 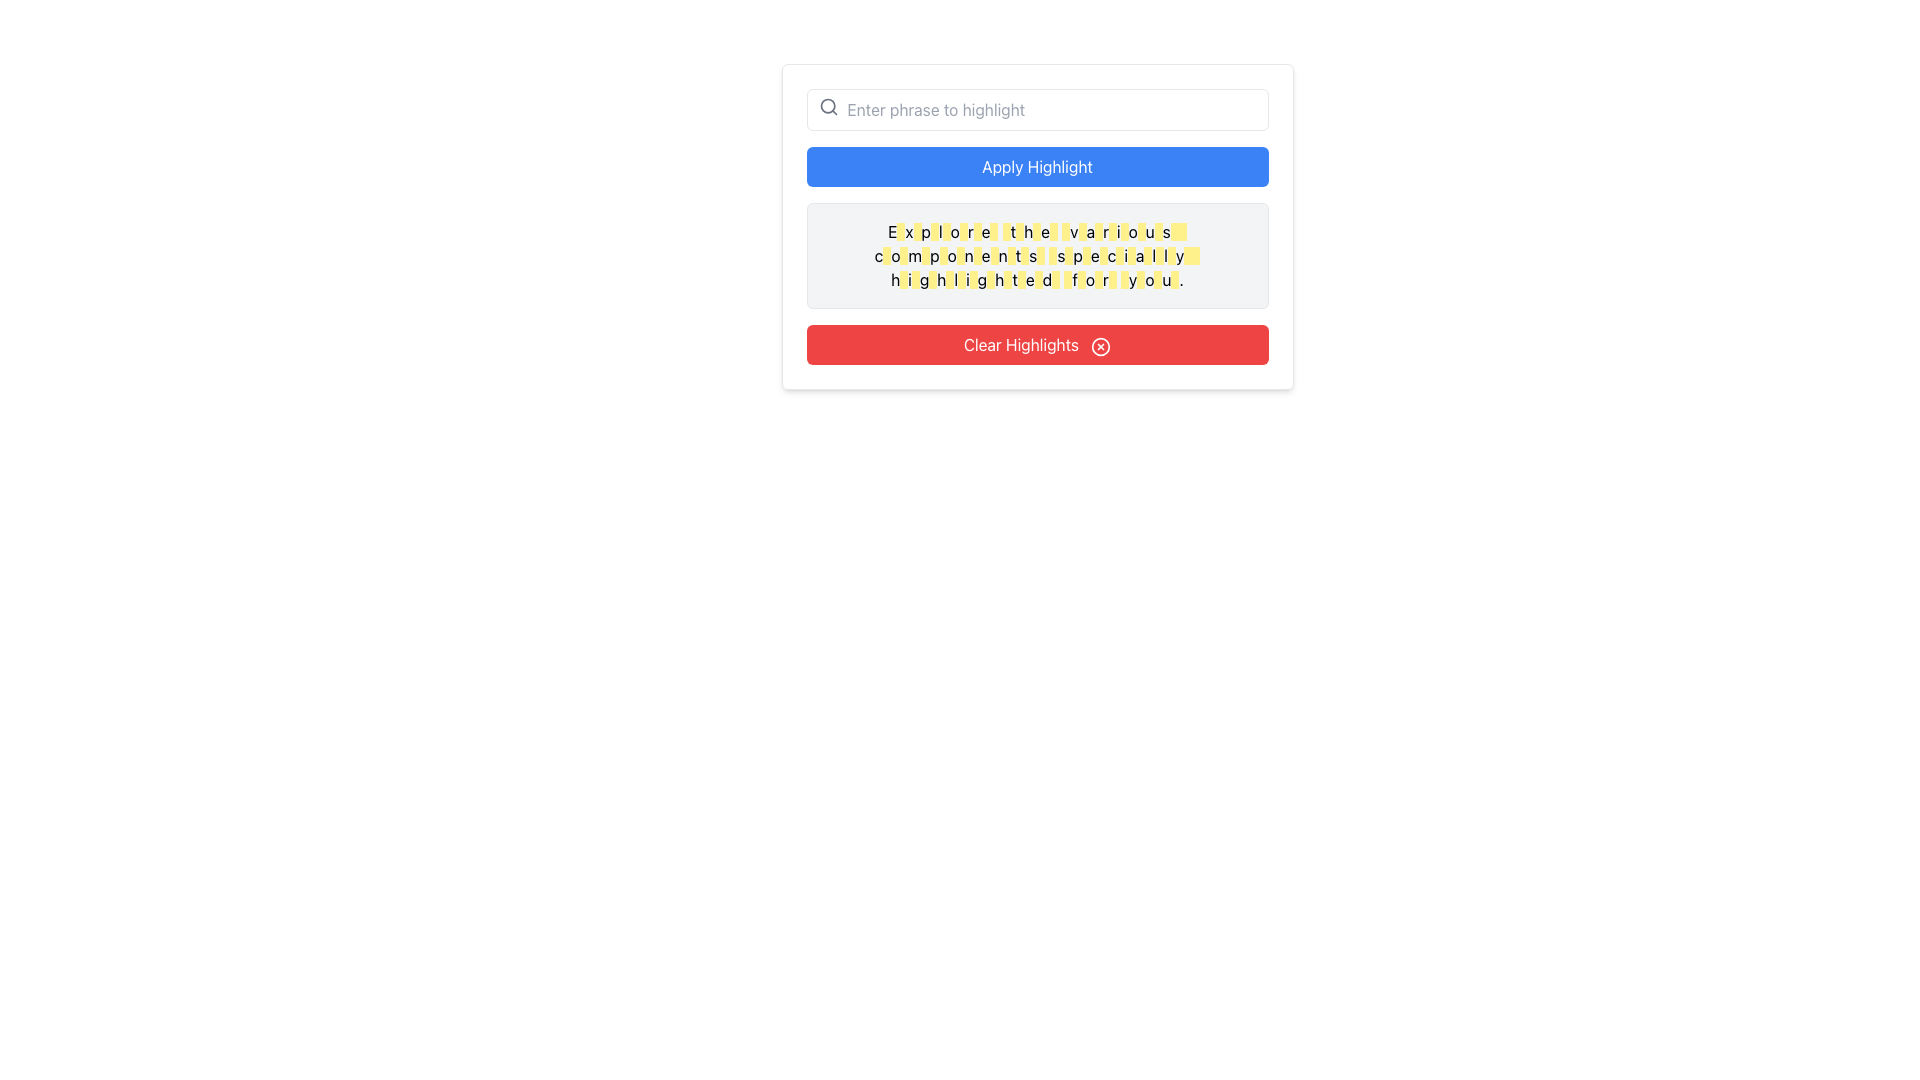 I want to click on the small rectangular highlight with a yellow background and dark yellow text, located in the bottom-right corner of the text reading 'Explore the various components specially highlighted for you.', so click(x=1175, y=280).